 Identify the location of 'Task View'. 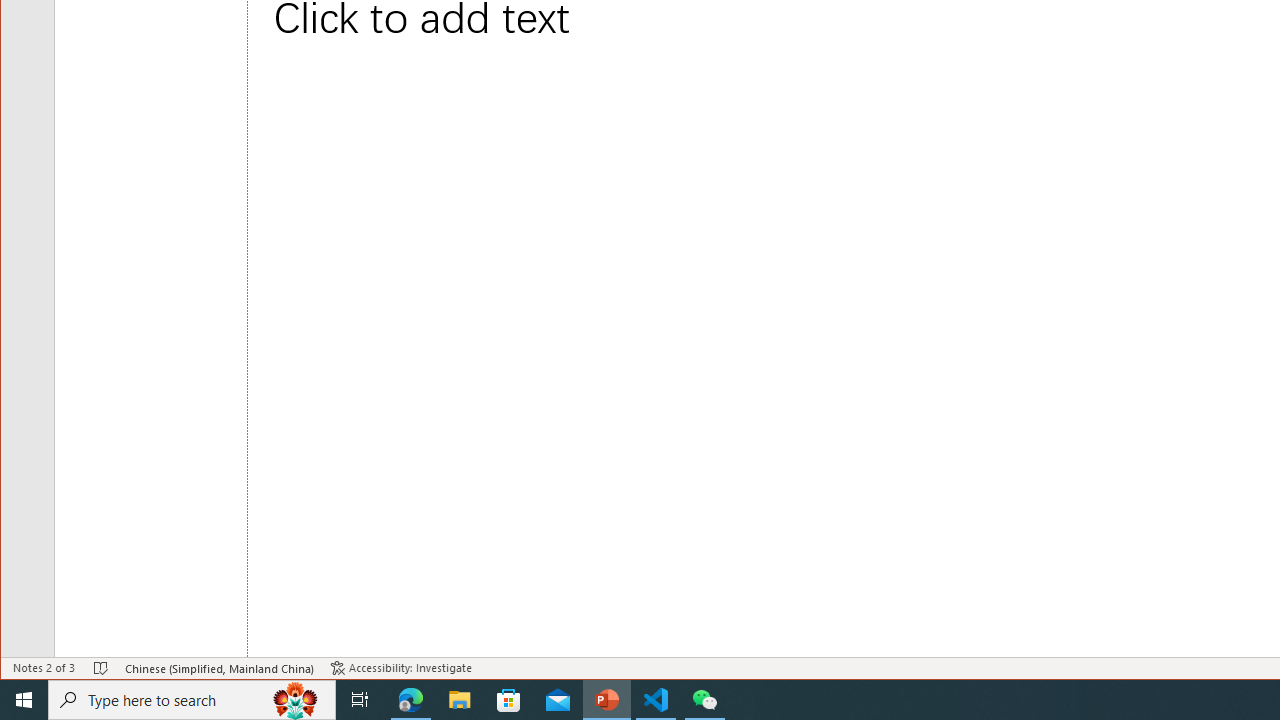
(359, 698).